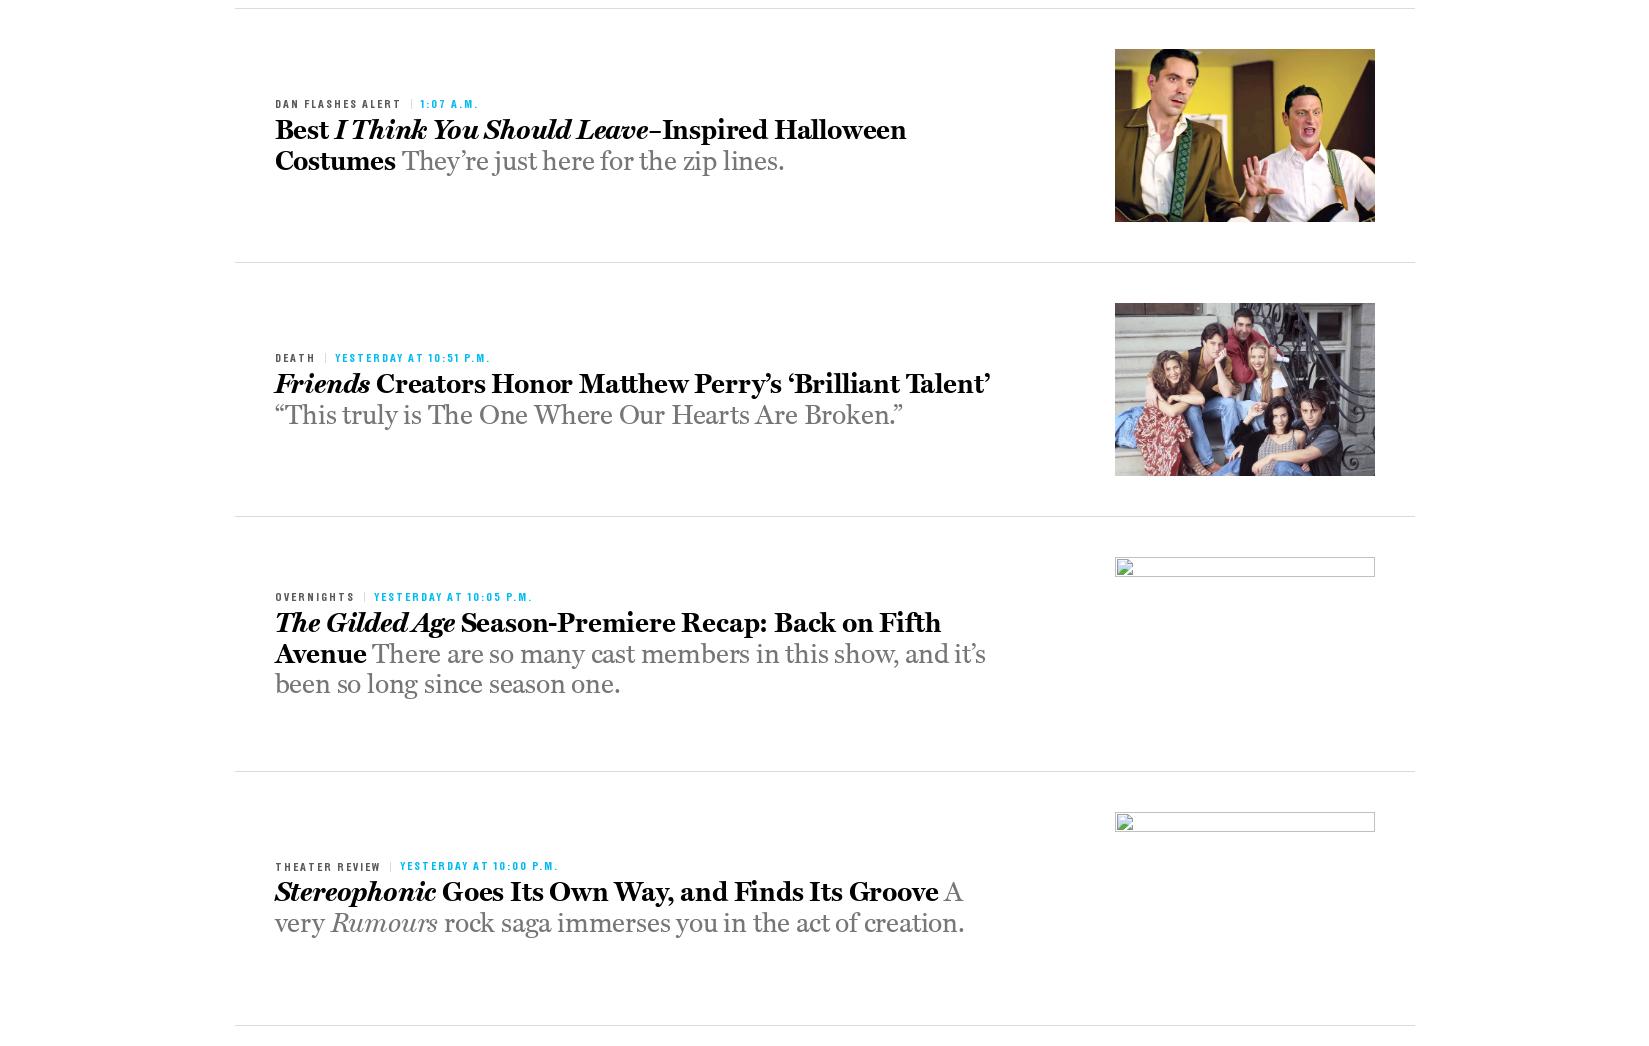 The image size is (1649, 1046). Describe the element at coordinates (689, 892) in the screenshot. I see `'Goes Its Own Way, and Finds Its Groove'` at that location.